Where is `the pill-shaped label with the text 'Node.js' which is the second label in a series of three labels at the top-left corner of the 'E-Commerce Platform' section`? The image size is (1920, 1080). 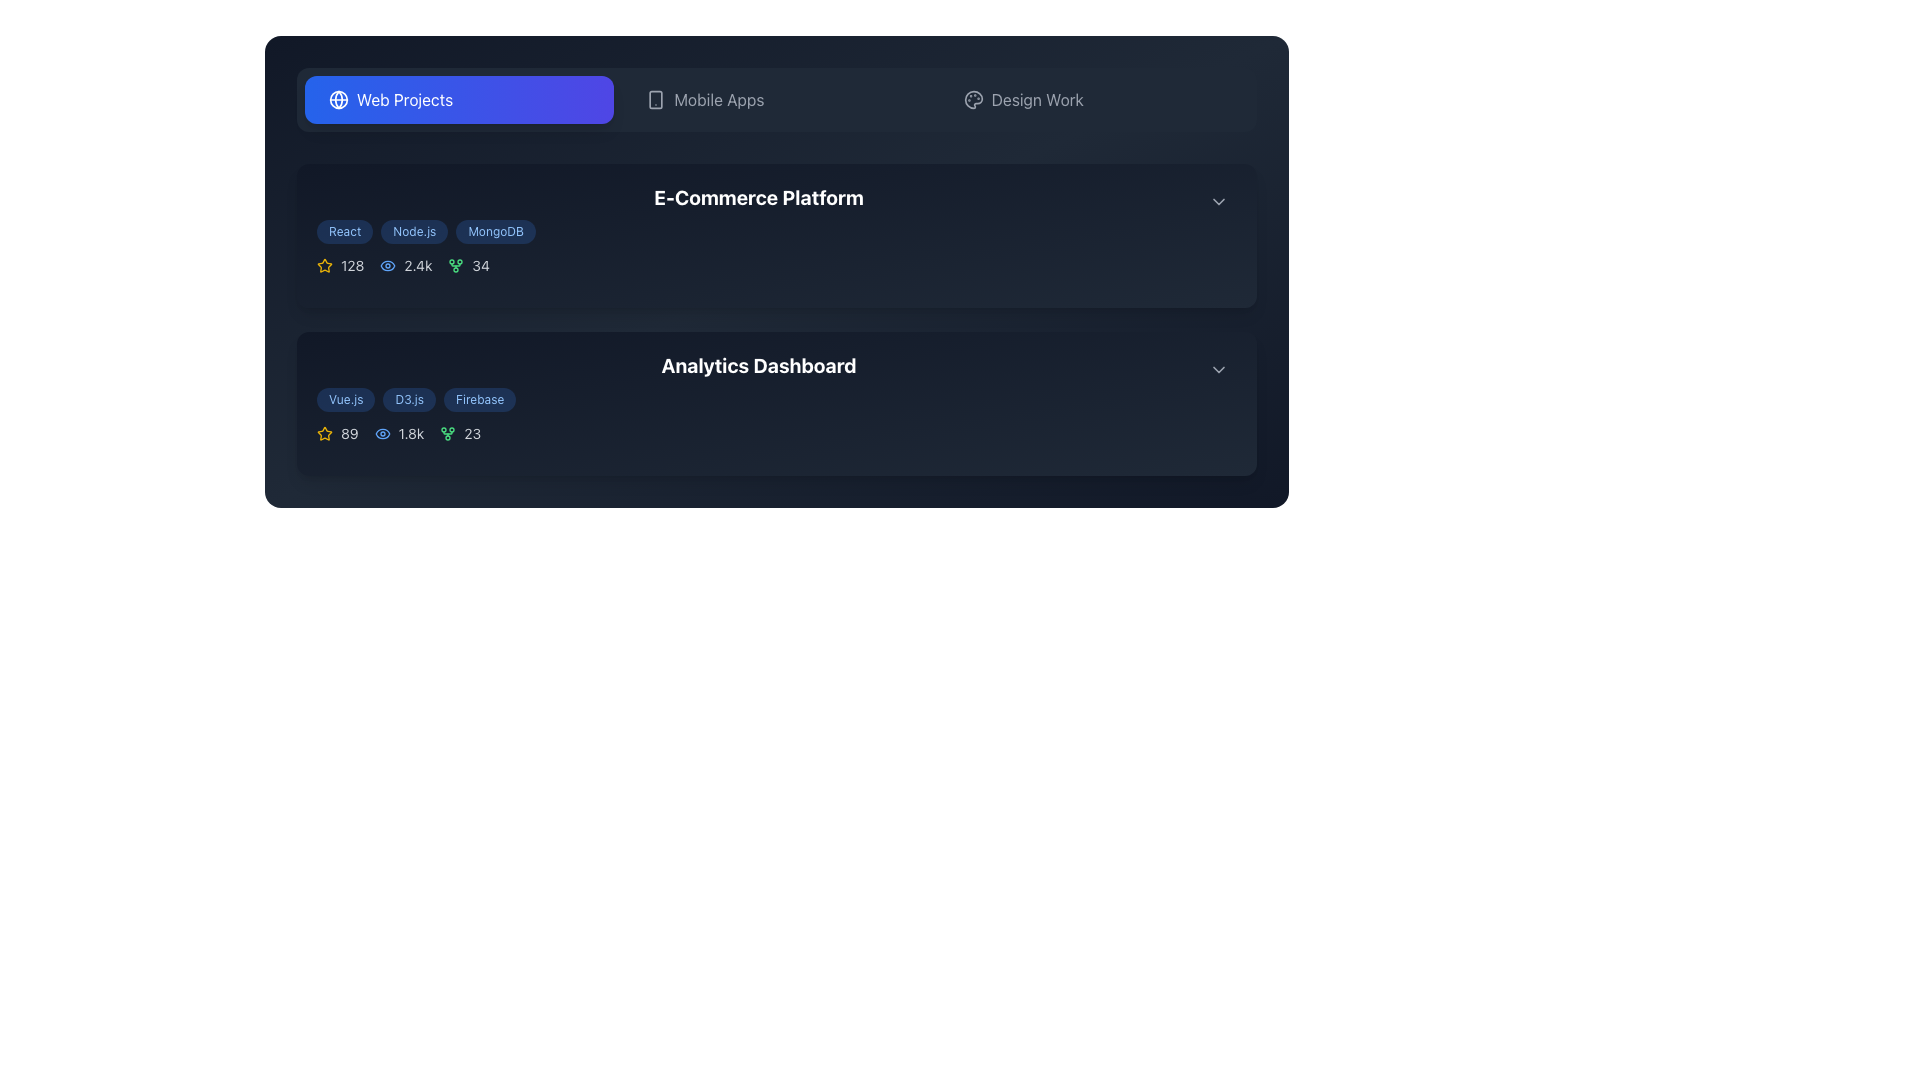 the pill-shaped label with the text 'Node.js' which is the second label in a series of three labels at the top-left corner of the 'E-Commerce Platform' section is located at coordinates (413, 230).